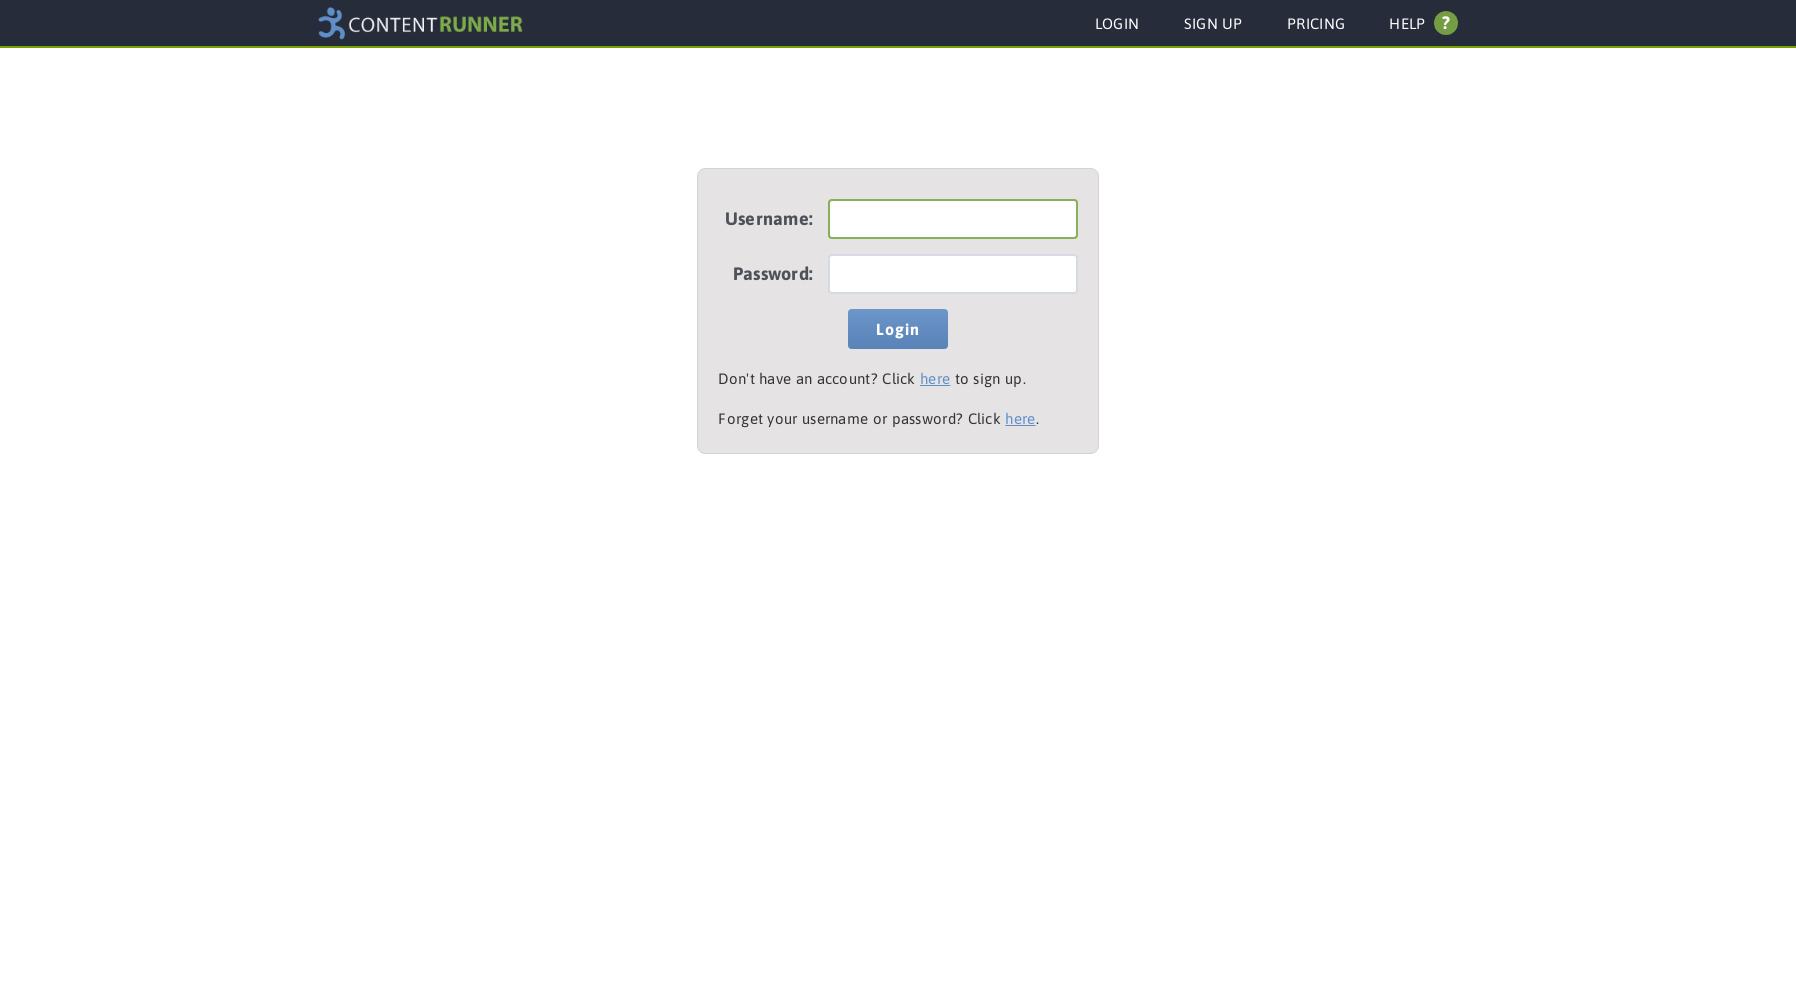 This screenshot has width=1796, height=1000. I want to click on 'Don't have an account?  Click', so click(818, 378).